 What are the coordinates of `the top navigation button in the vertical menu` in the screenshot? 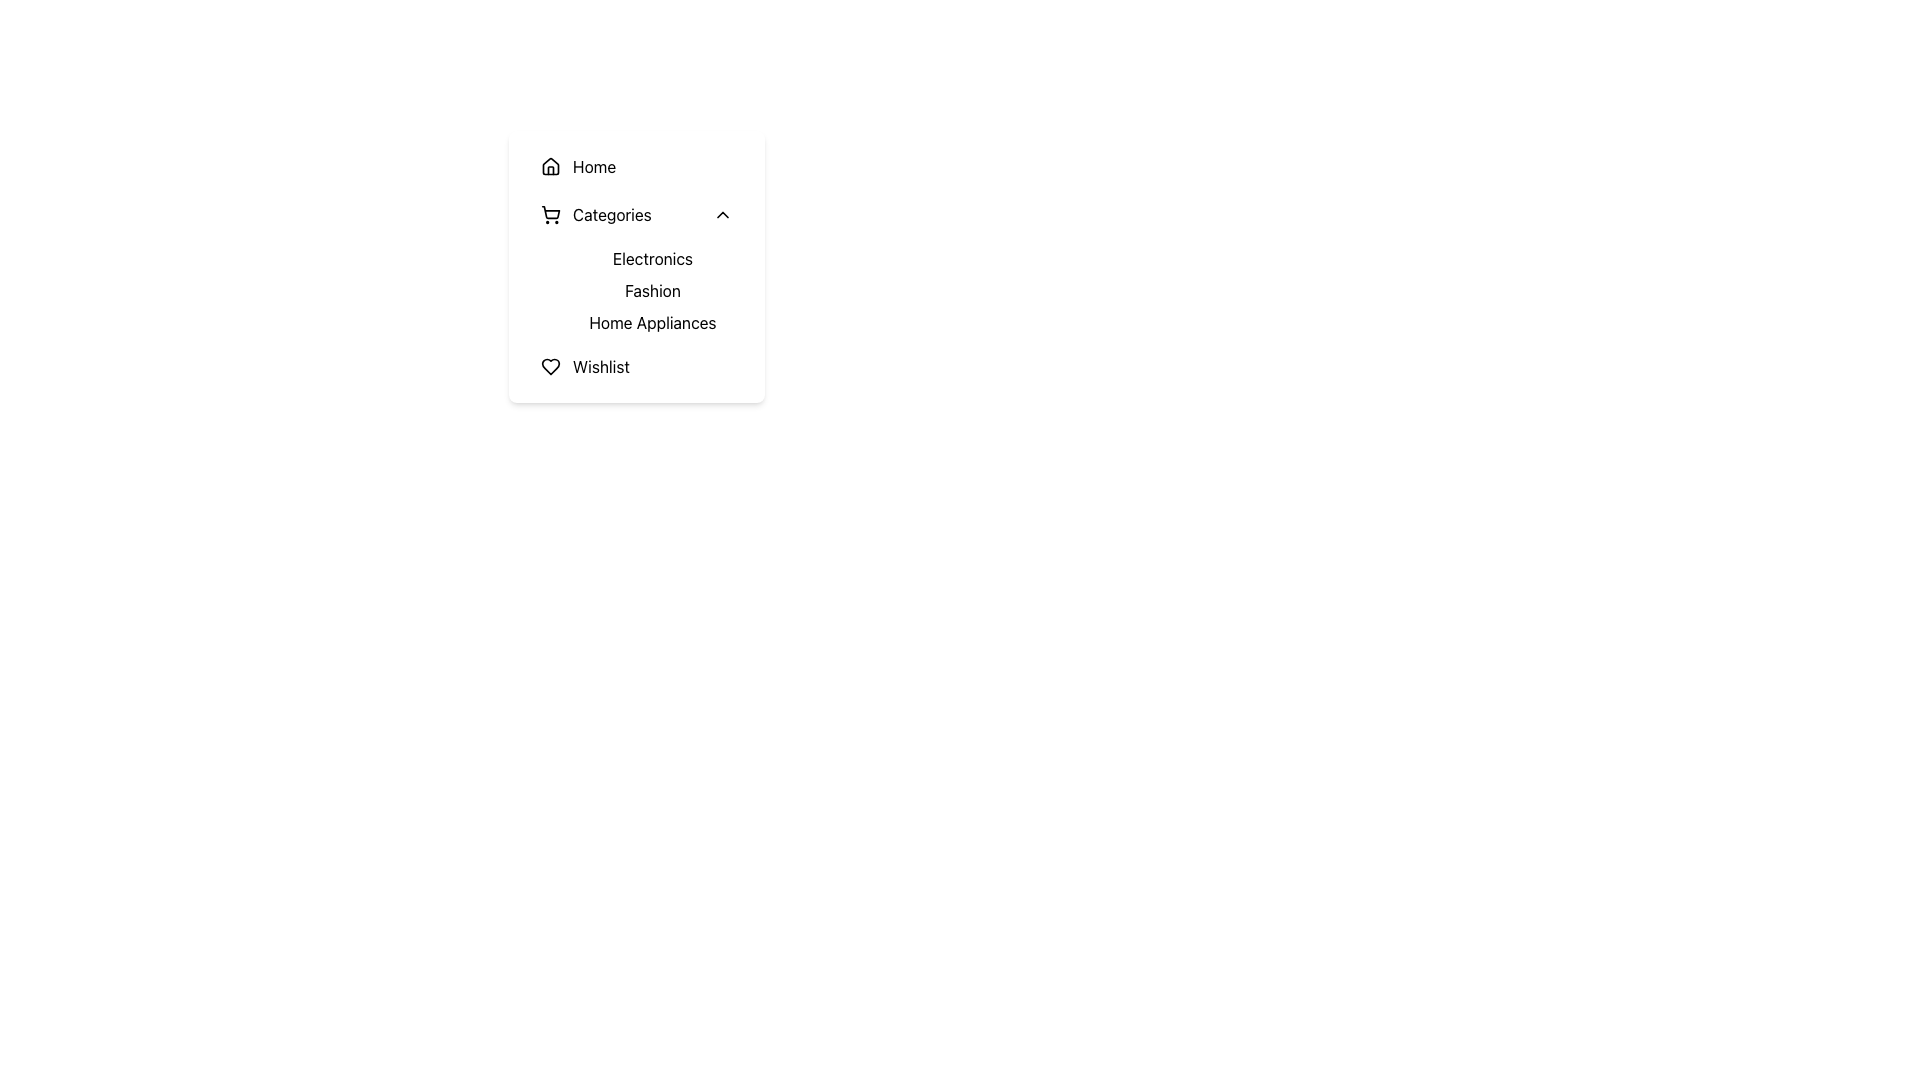 It's located at (636, 165).